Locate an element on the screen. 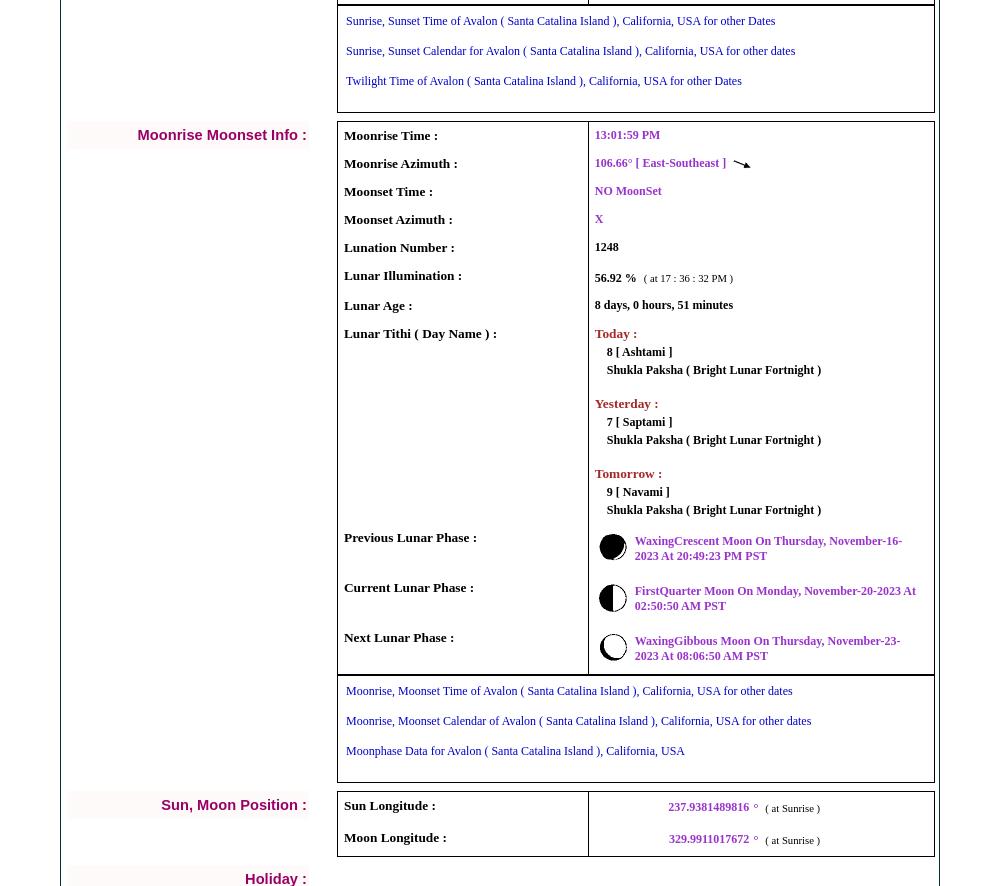 The height and width of the screenshot is (886, 1000). 'Lunar Tithi ( Day Name ) :' is located at coordinates (420, 331).